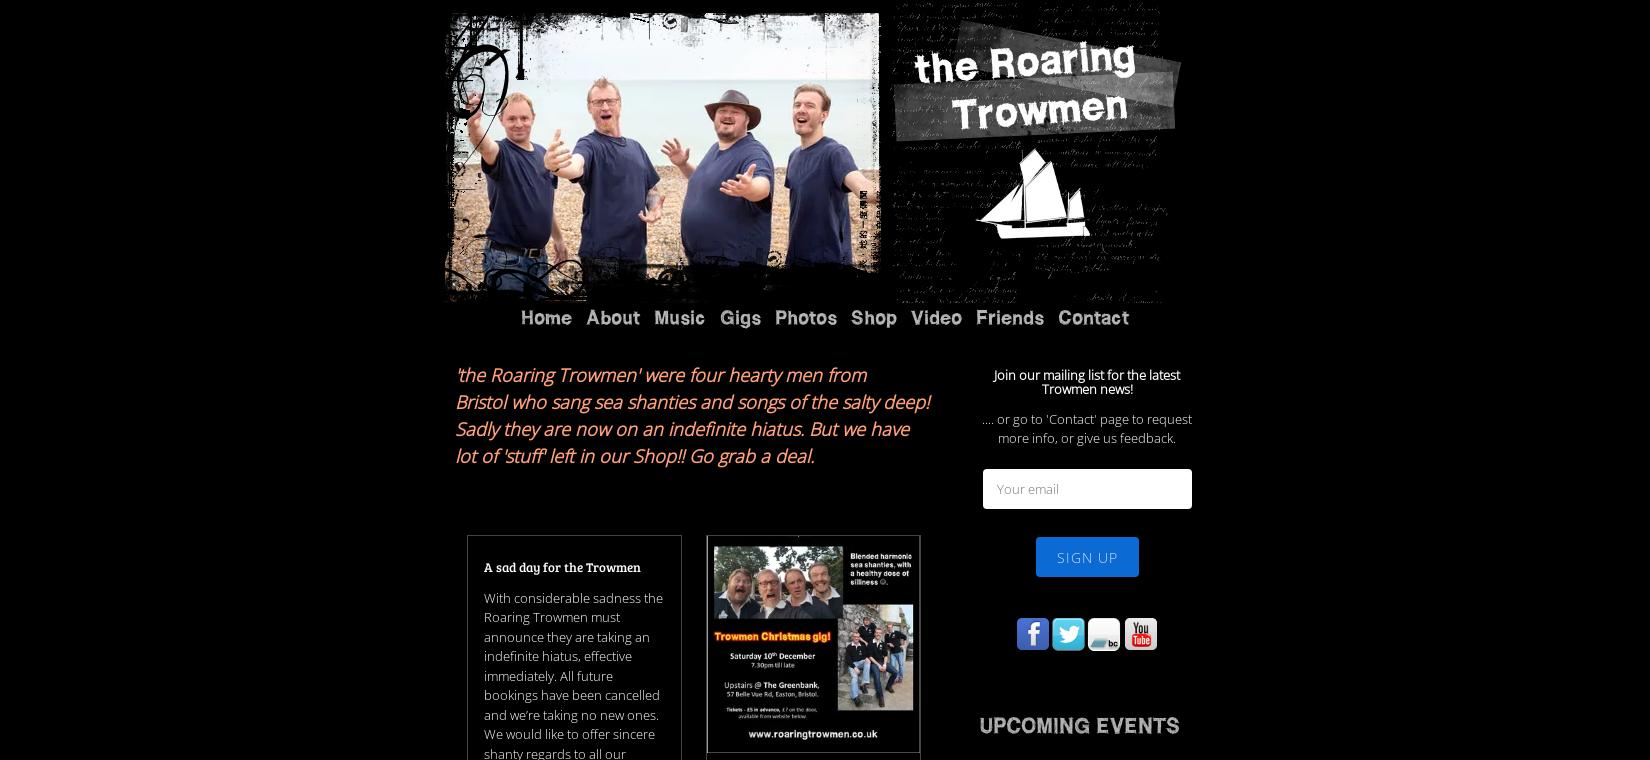  I want to click on 'Testimonials', so click(608, 145).